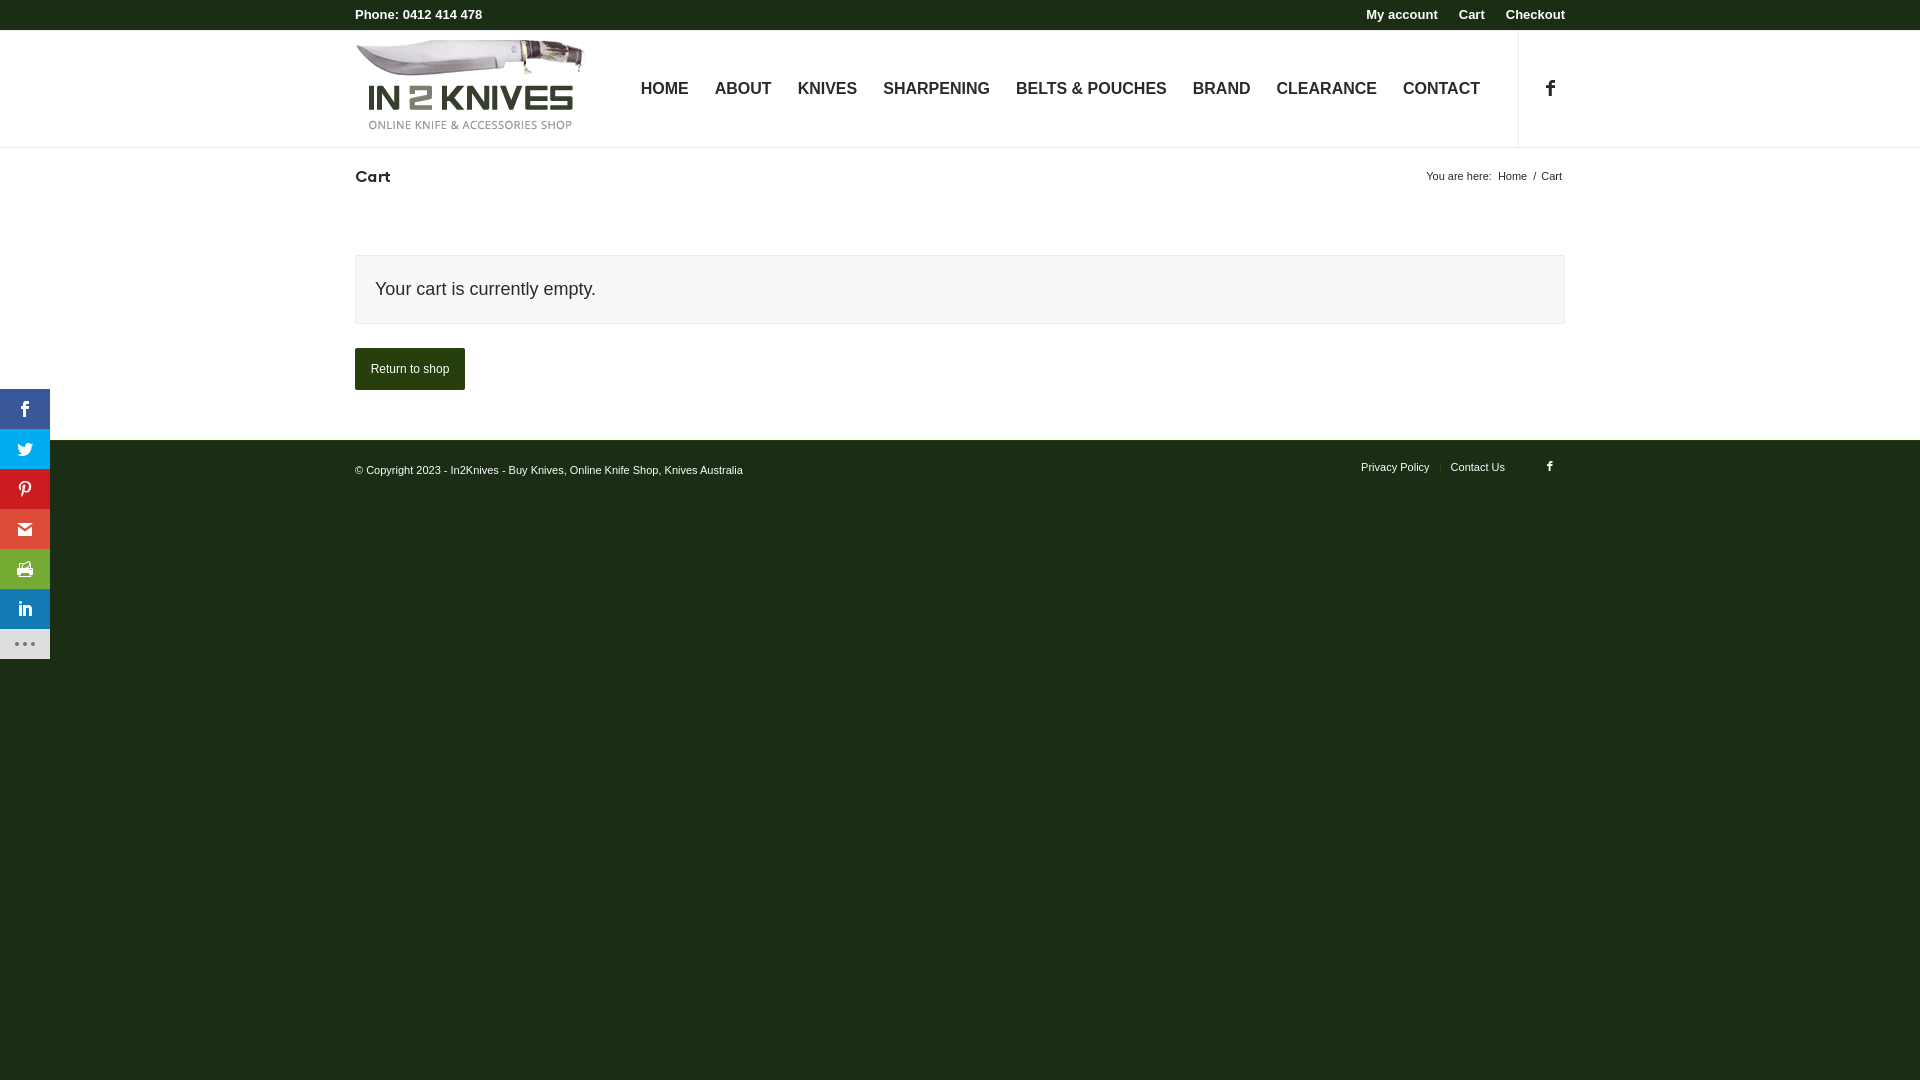 This screenshot has width=1920, height=1080. I want to click on 'BELTS & POUCHES', so click(1090, 87).